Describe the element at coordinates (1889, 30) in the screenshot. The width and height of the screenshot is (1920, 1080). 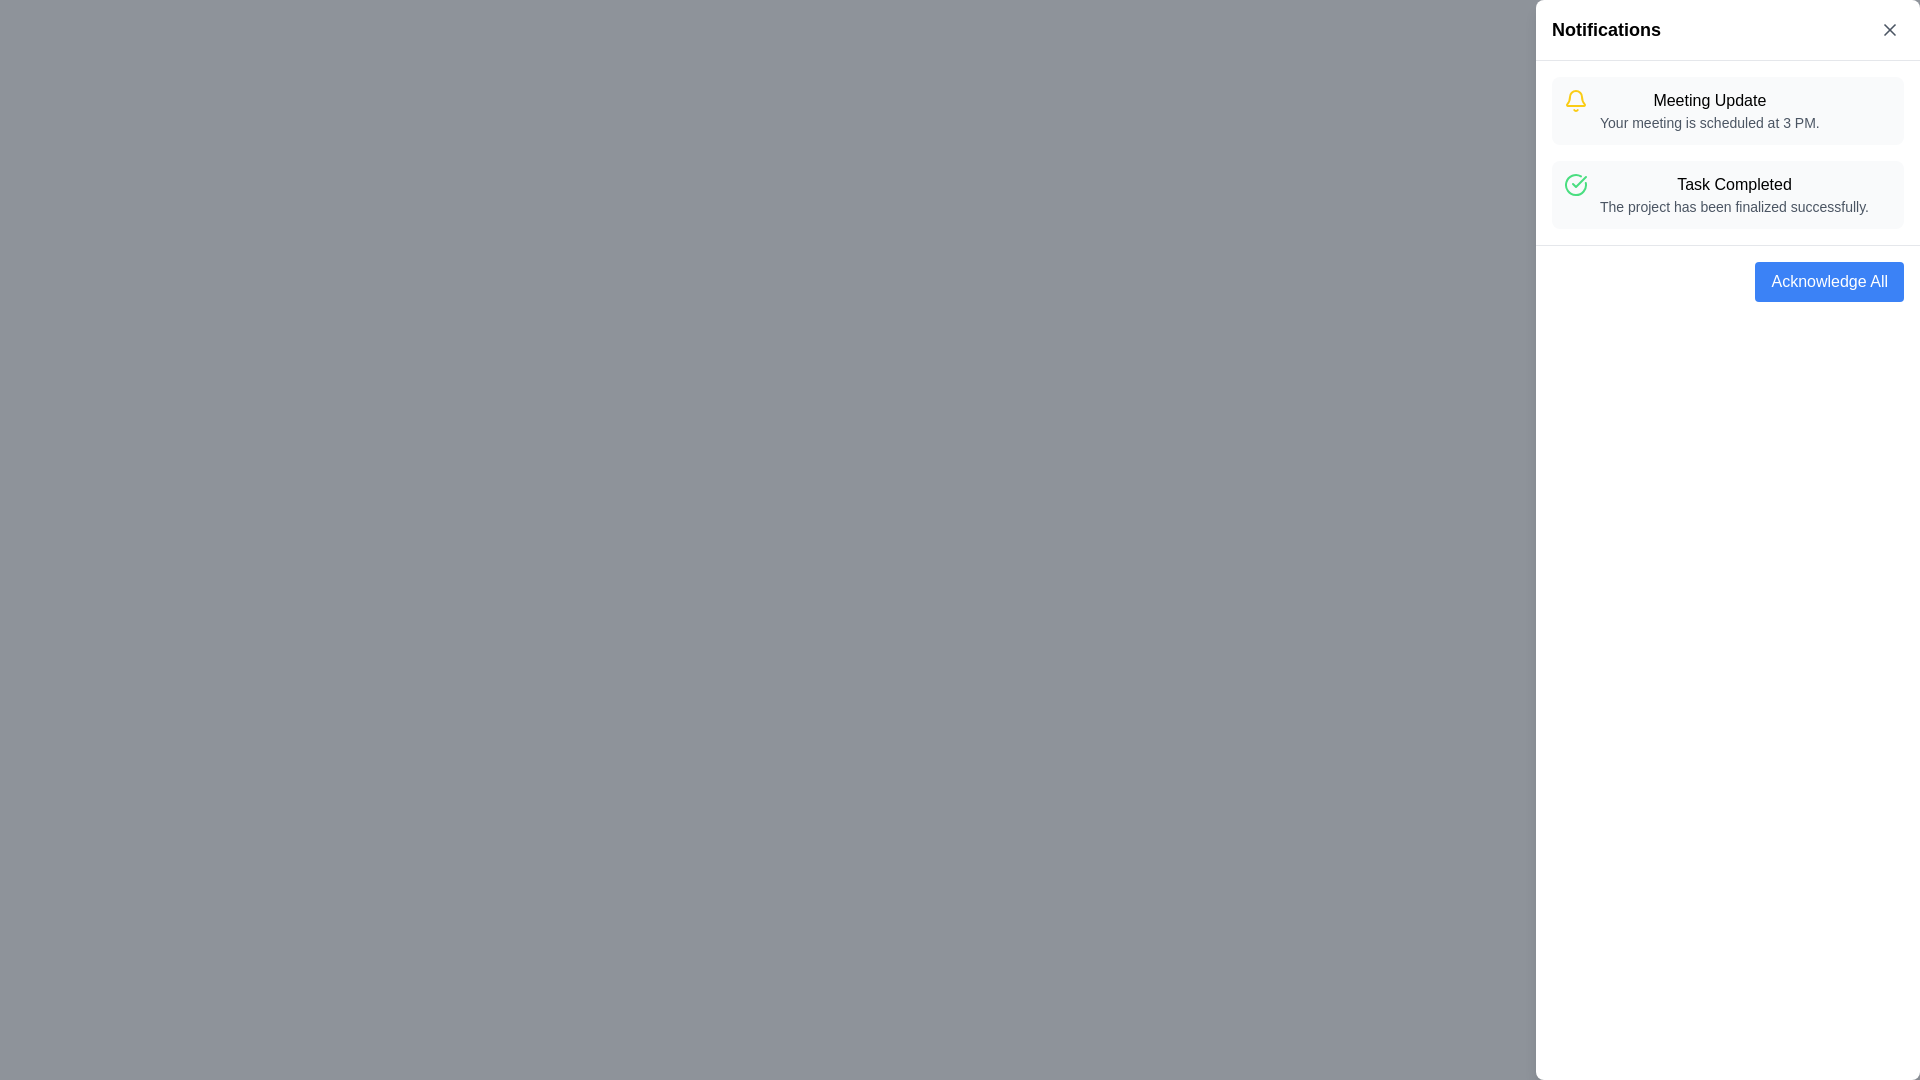
I see `the small, gray circular close button with a cross ('X') icon located at the top-right corner of the notifications panel to activate its hover effects` at that location.